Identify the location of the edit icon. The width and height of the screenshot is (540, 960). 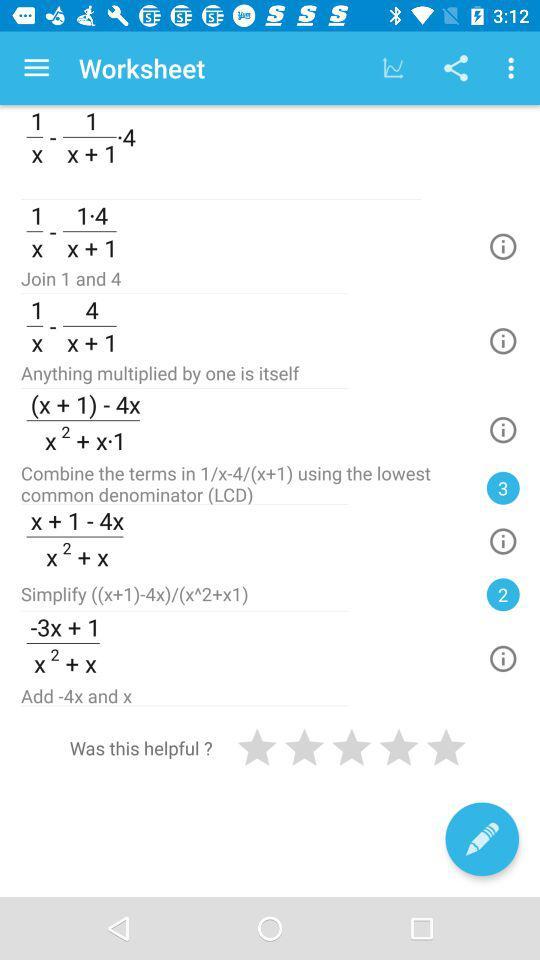
(481, 839).